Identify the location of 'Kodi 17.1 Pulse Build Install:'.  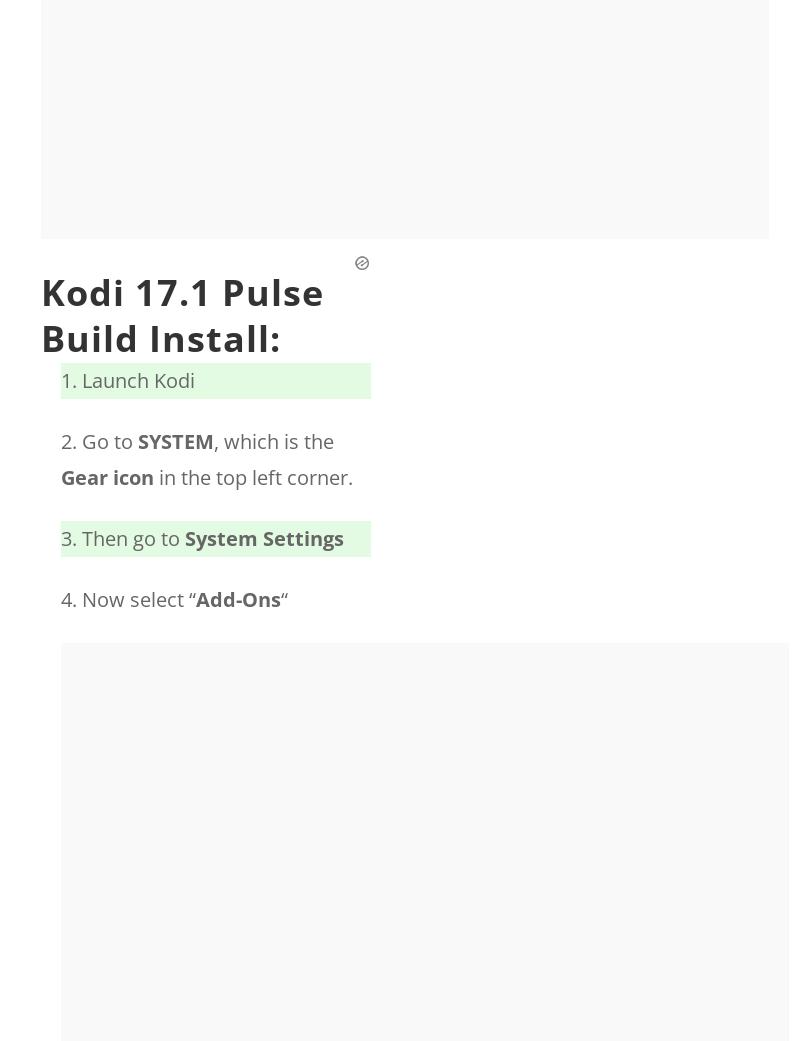
(41, 315).